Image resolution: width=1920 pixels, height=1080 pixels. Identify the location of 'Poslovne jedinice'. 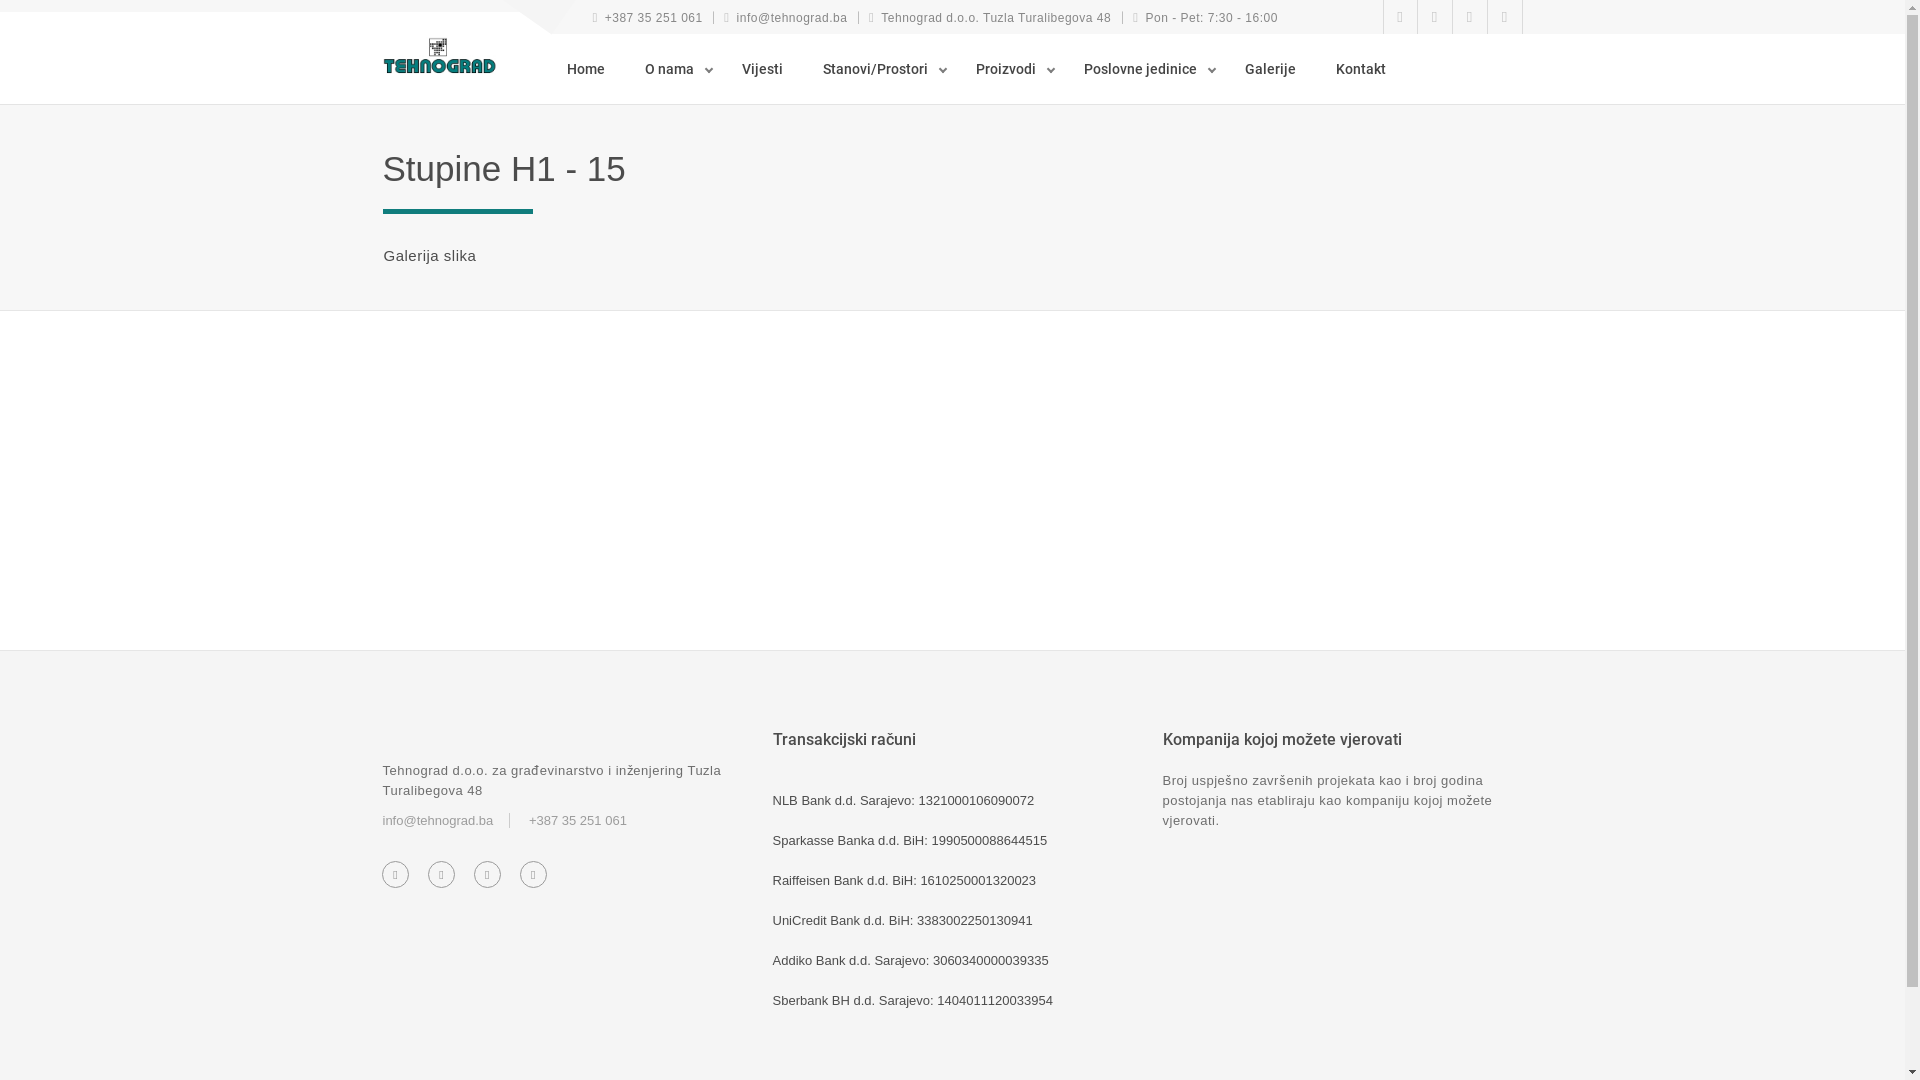
(1068, 68).